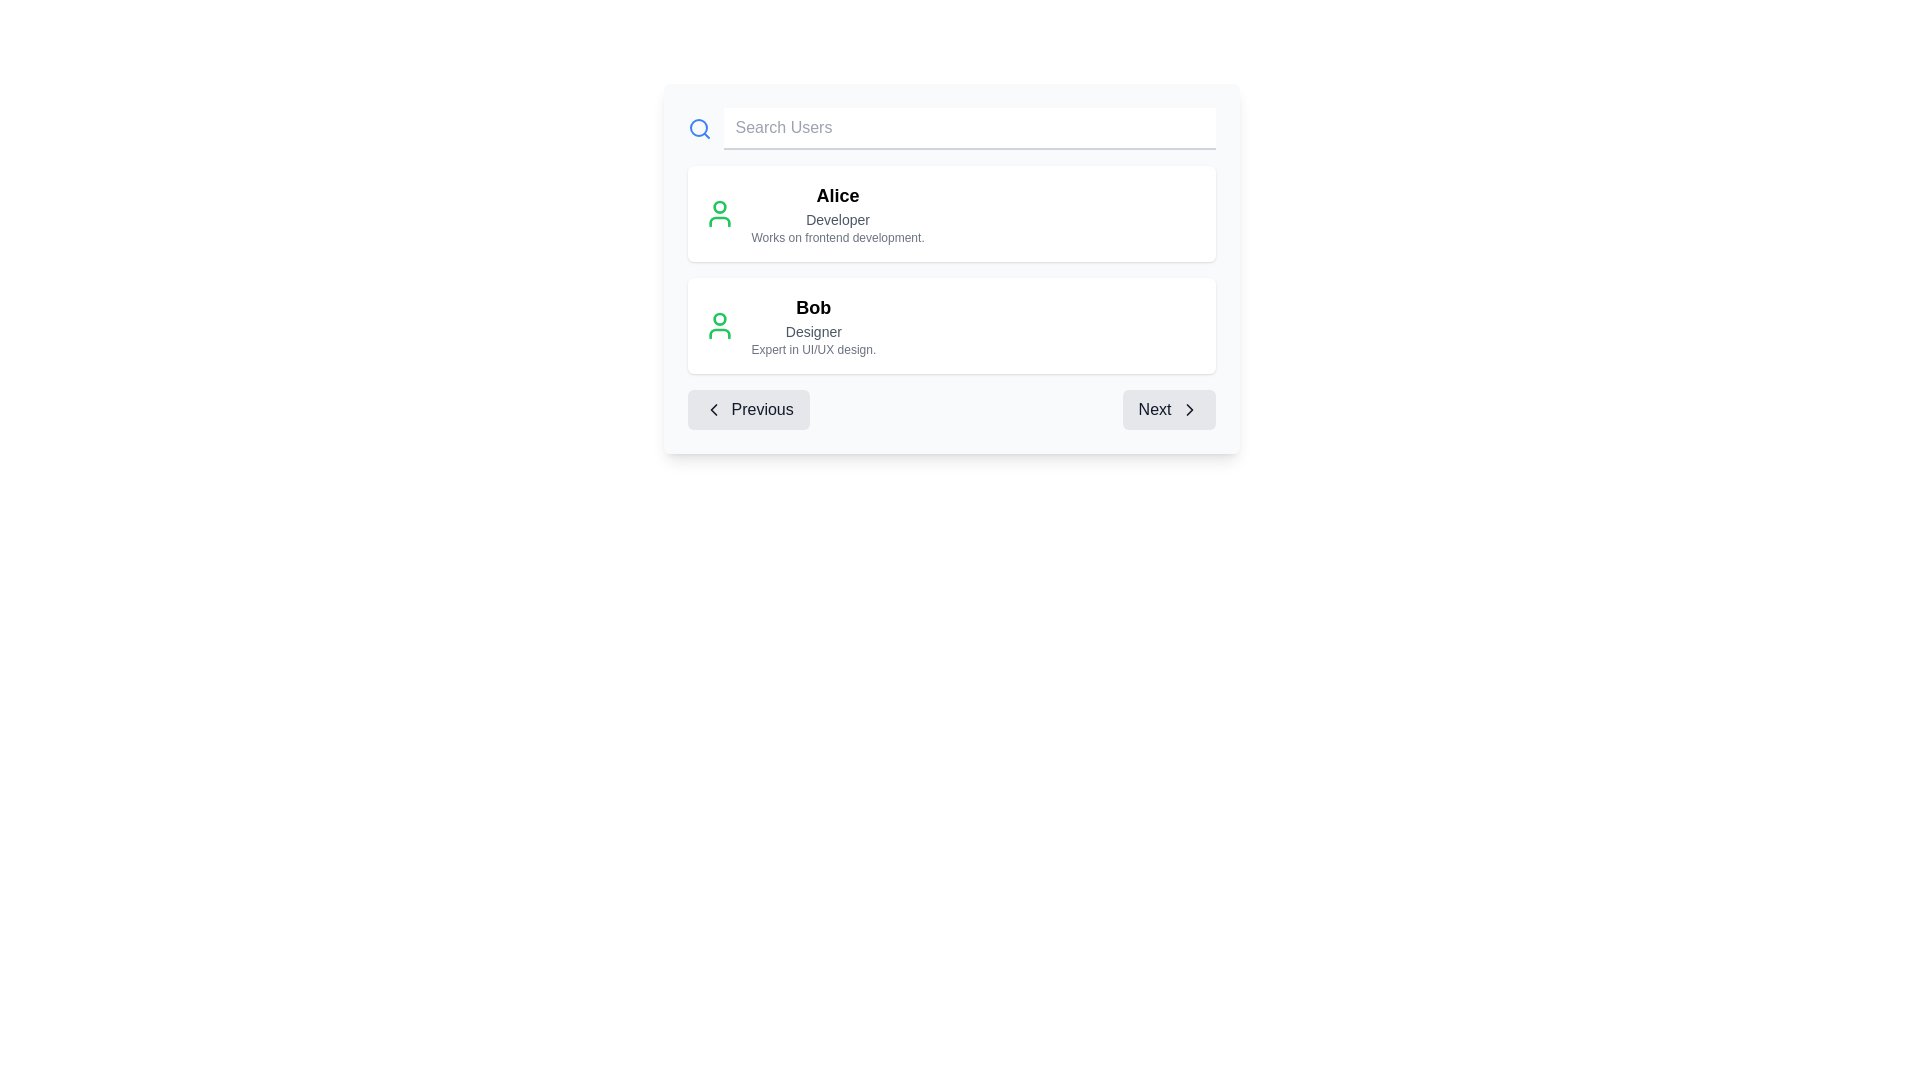 This screenshot has height=1080, width=1920. What do you see at coordinates (838, 237) in the screenshot?
I see `the static text label that displays 'Works on frontend development.' positioned below 'Developer' in Alice's user profile` at bounding box center [838, 237].